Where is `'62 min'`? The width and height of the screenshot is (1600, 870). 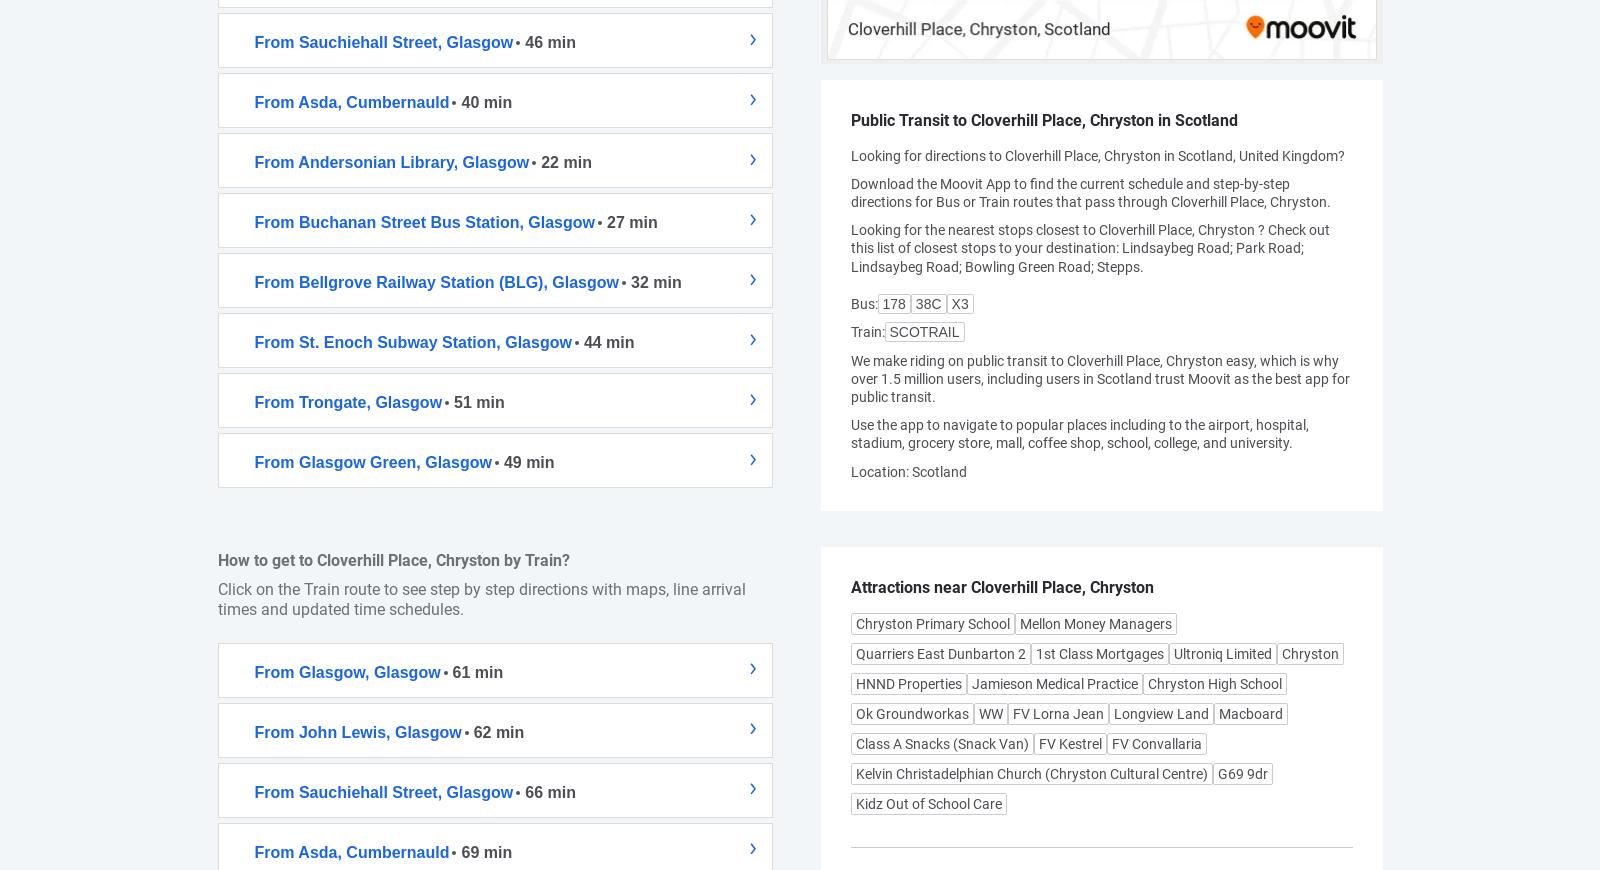
'62 min' is located at coordinates (497, 731).